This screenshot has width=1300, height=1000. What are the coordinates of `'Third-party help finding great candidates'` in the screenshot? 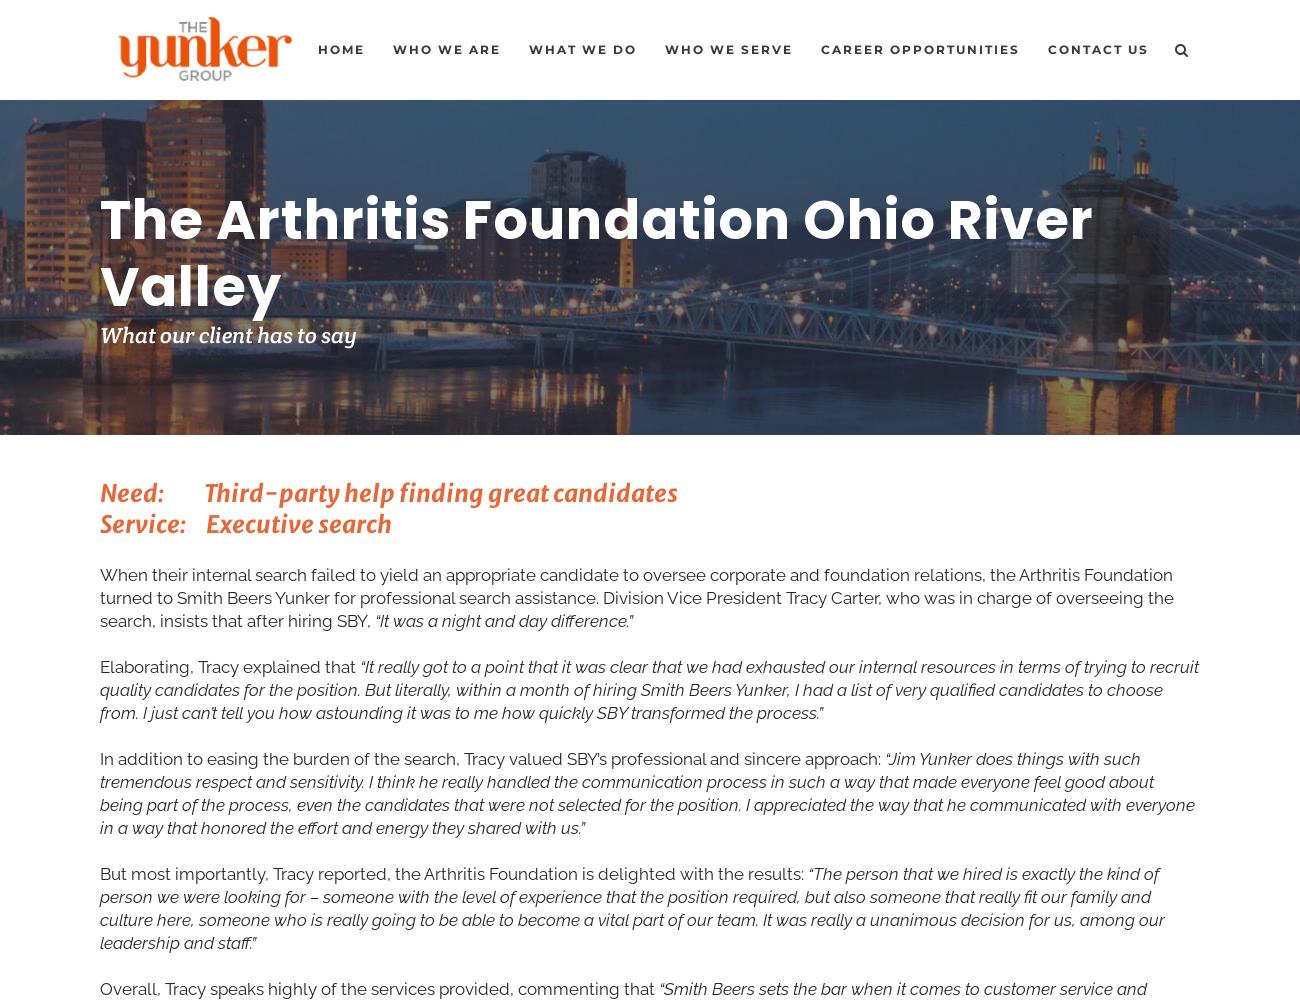 It's located at (439, 492).